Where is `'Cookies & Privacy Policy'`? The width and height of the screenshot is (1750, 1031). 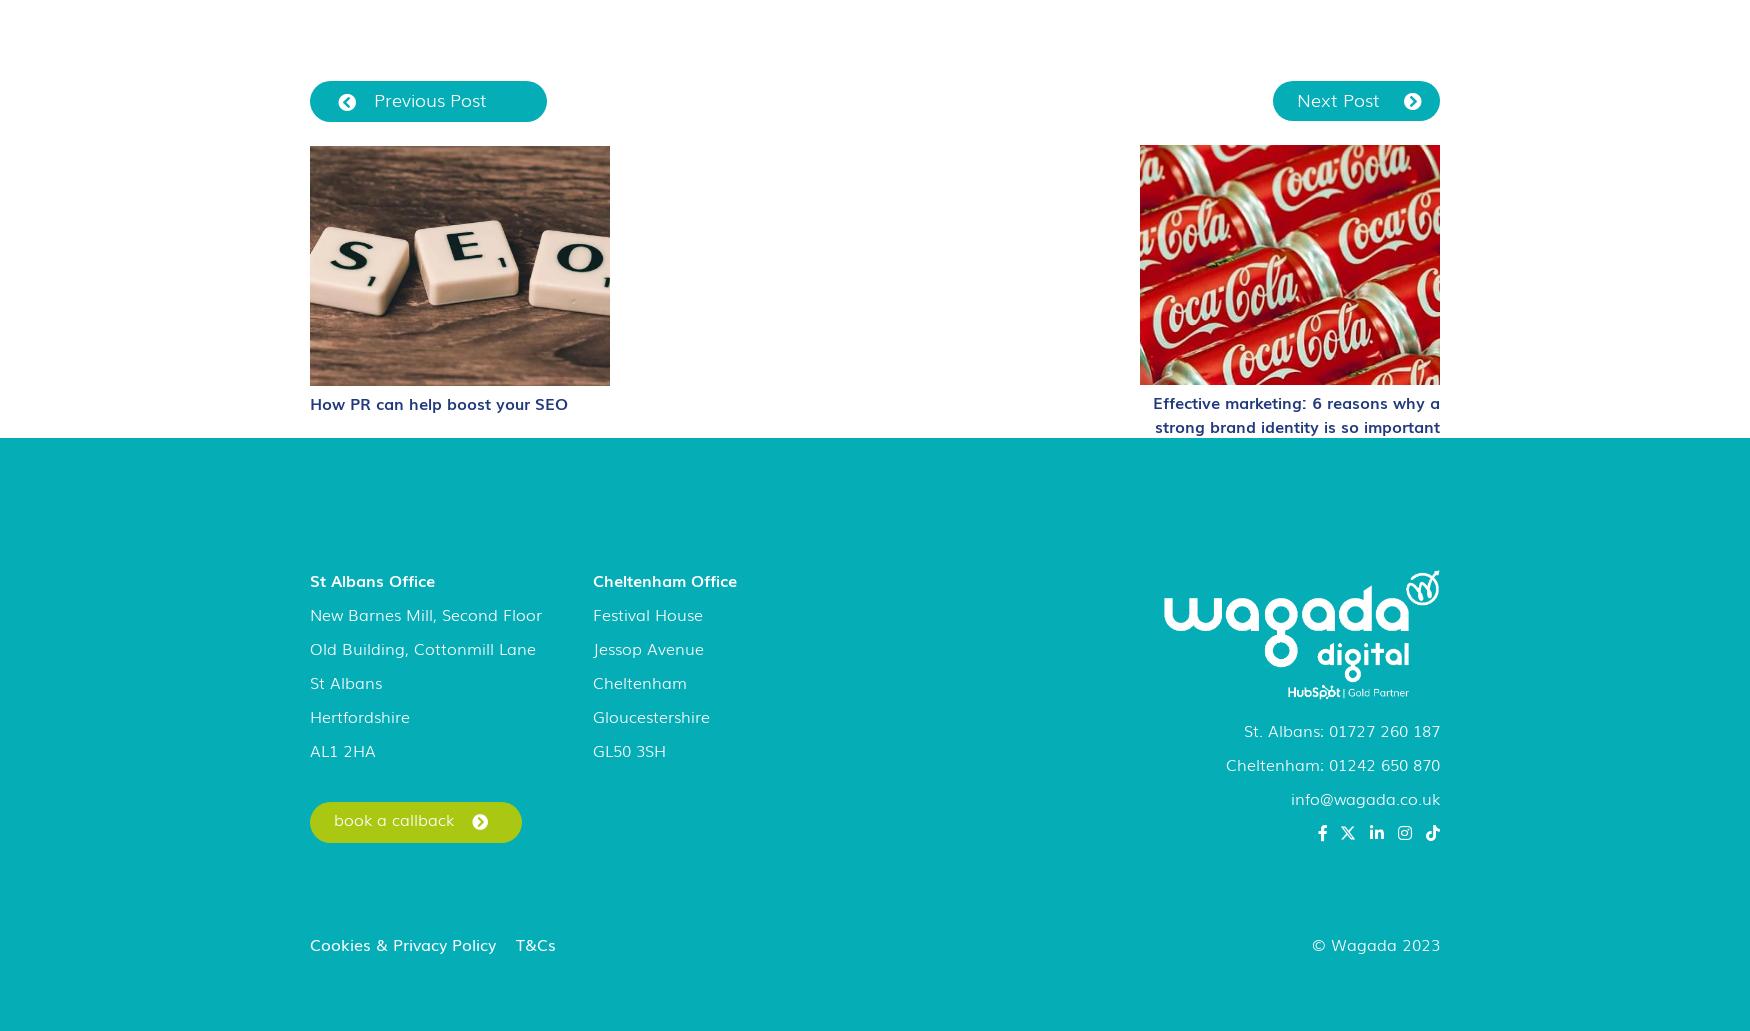 'Cookies & Privacy Policy' is located at coordinates (402, 942).